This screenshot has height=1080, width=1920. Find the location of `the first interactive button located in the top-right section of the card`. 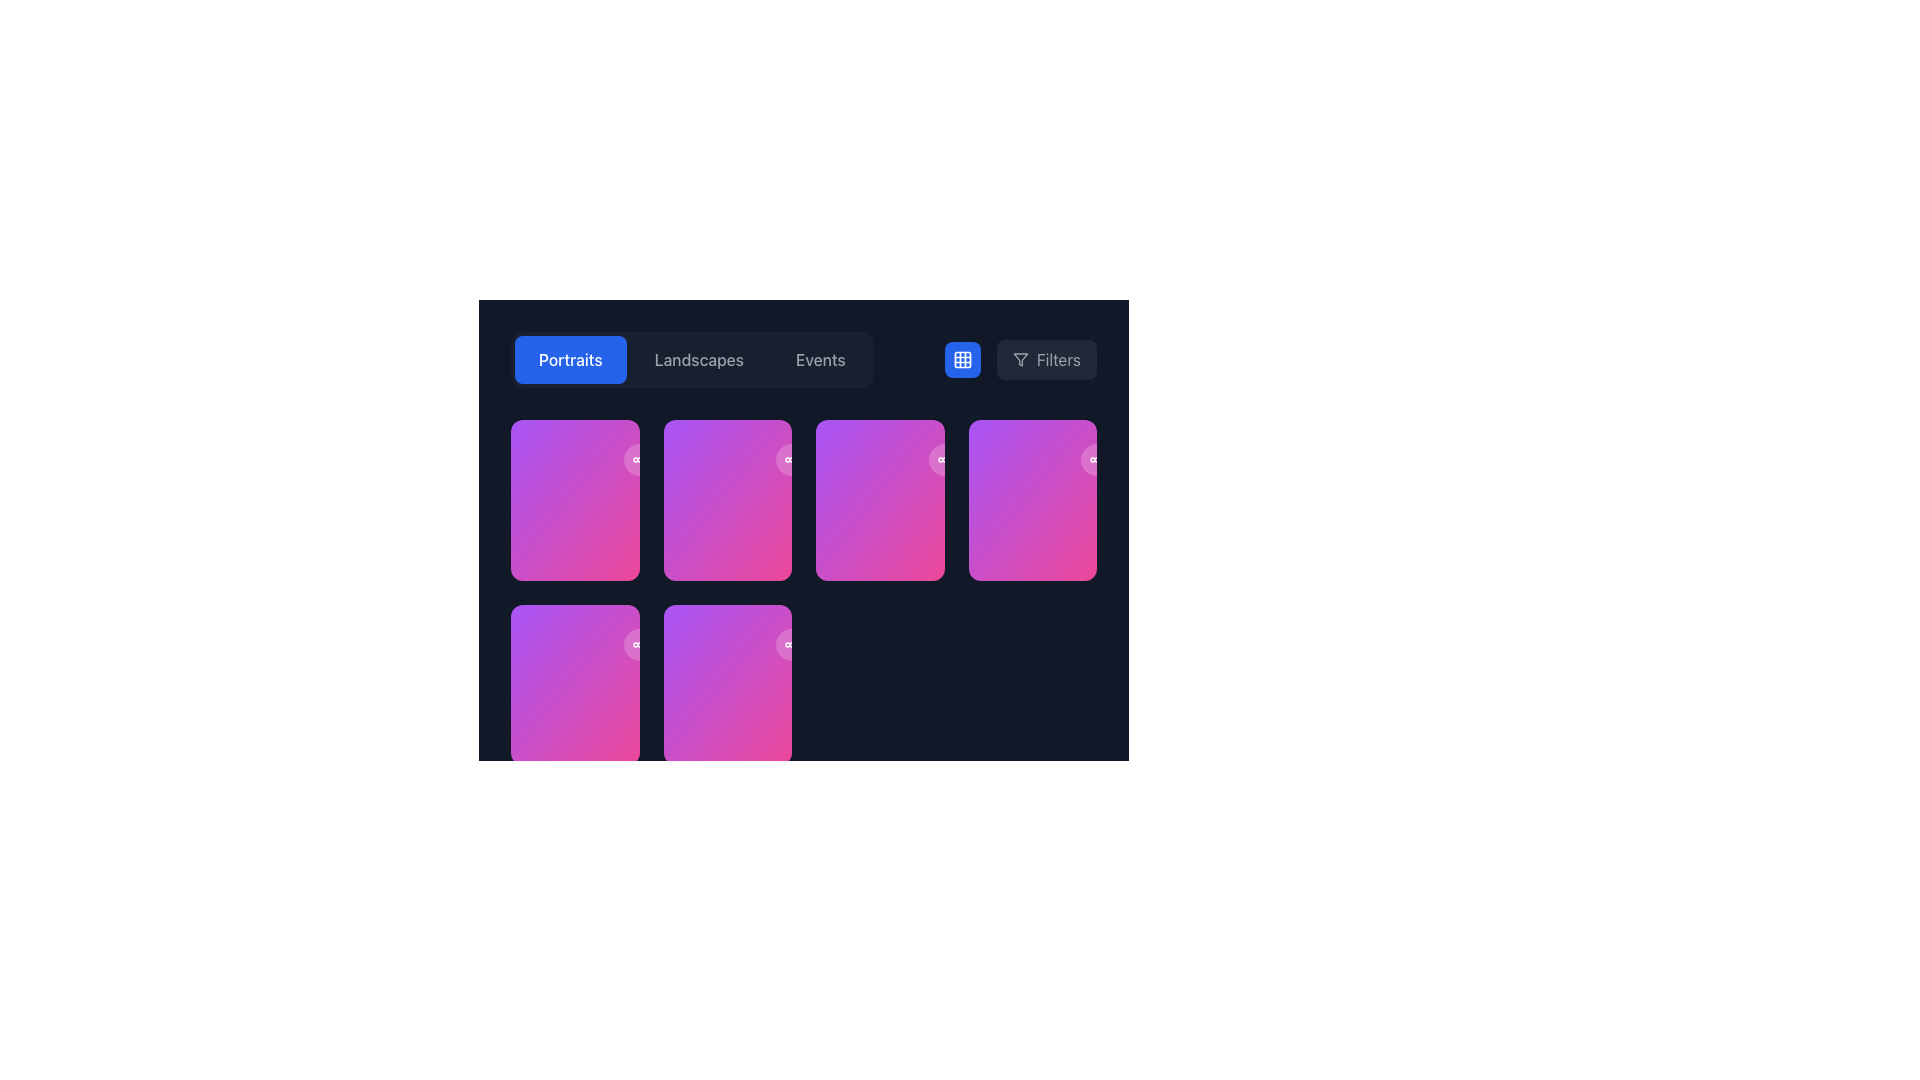

the first interactive button located in the top-right section of the card is located at coordinates (1112, 455).